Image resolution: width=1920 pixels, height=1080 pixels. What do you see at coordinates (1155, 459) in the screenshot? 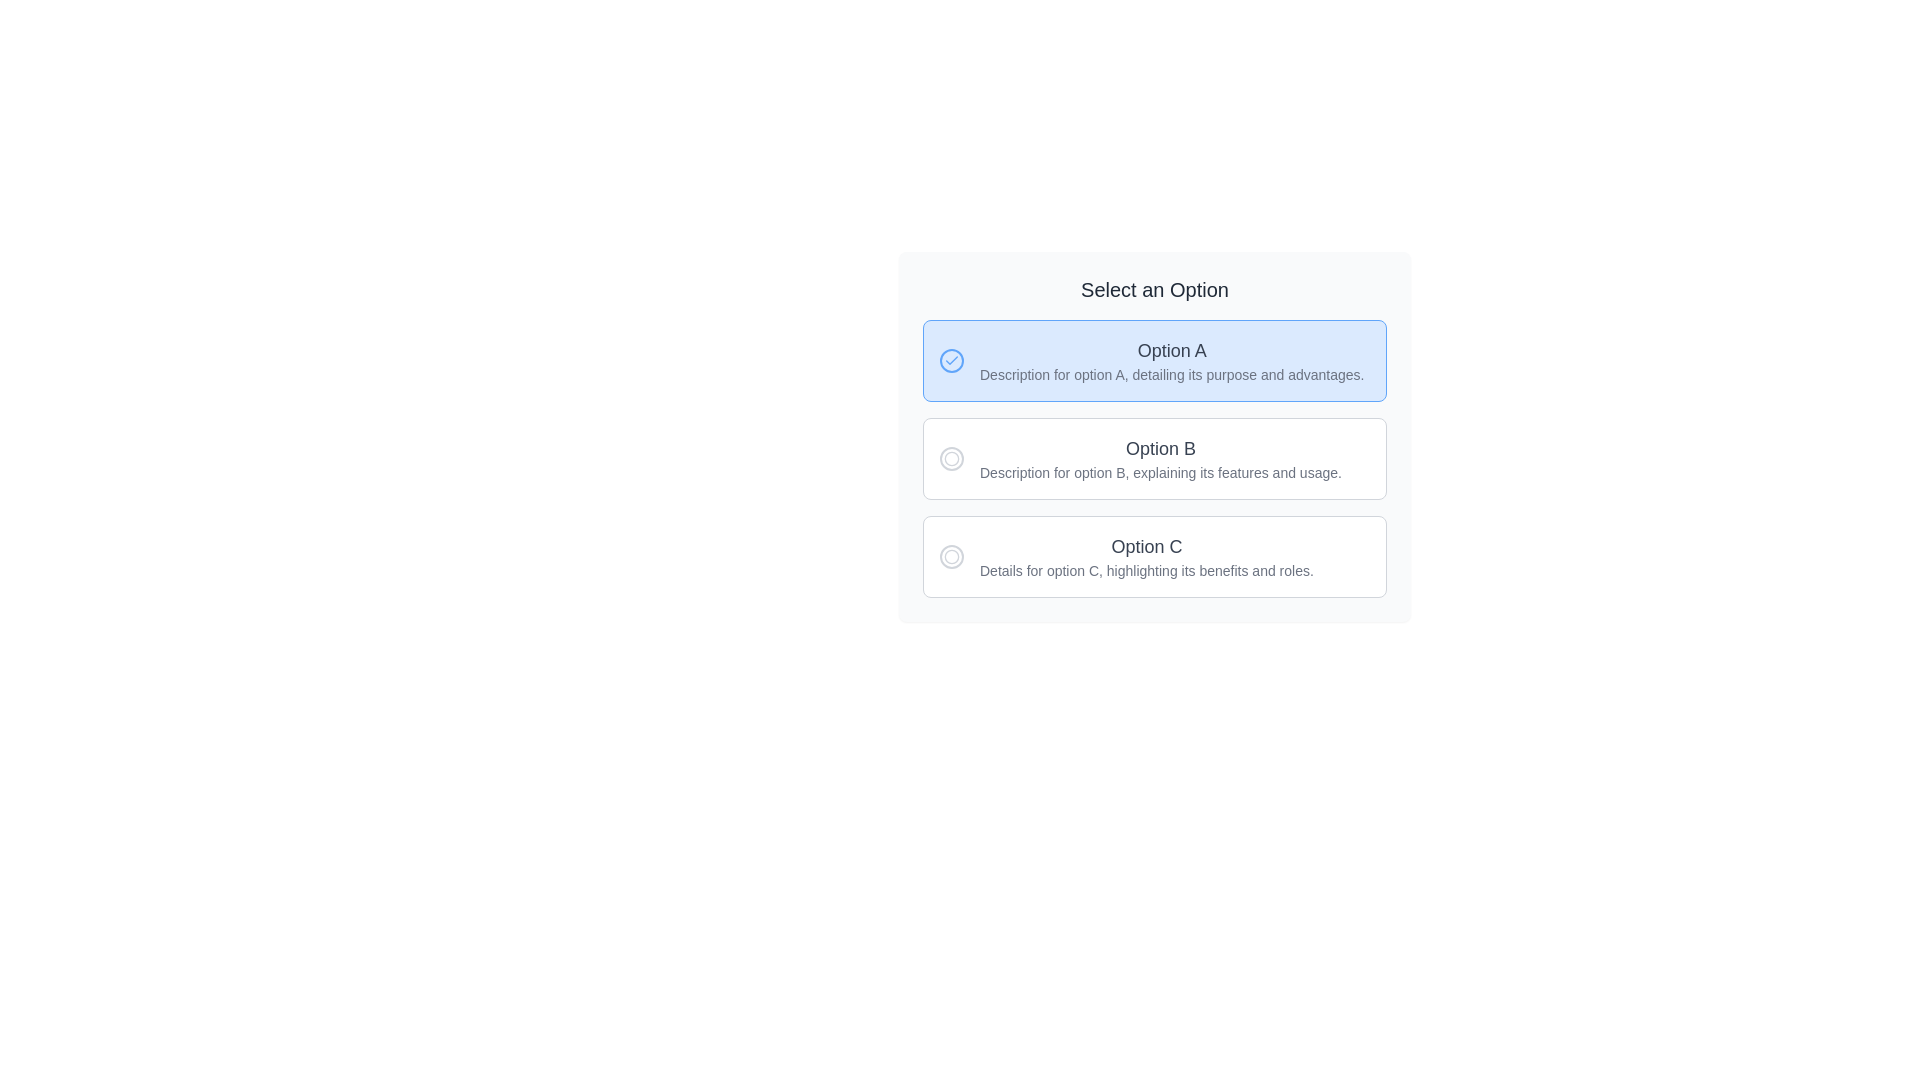
I see `the selectable option labeled 'Option B'` at bounding box center [1155, 459].